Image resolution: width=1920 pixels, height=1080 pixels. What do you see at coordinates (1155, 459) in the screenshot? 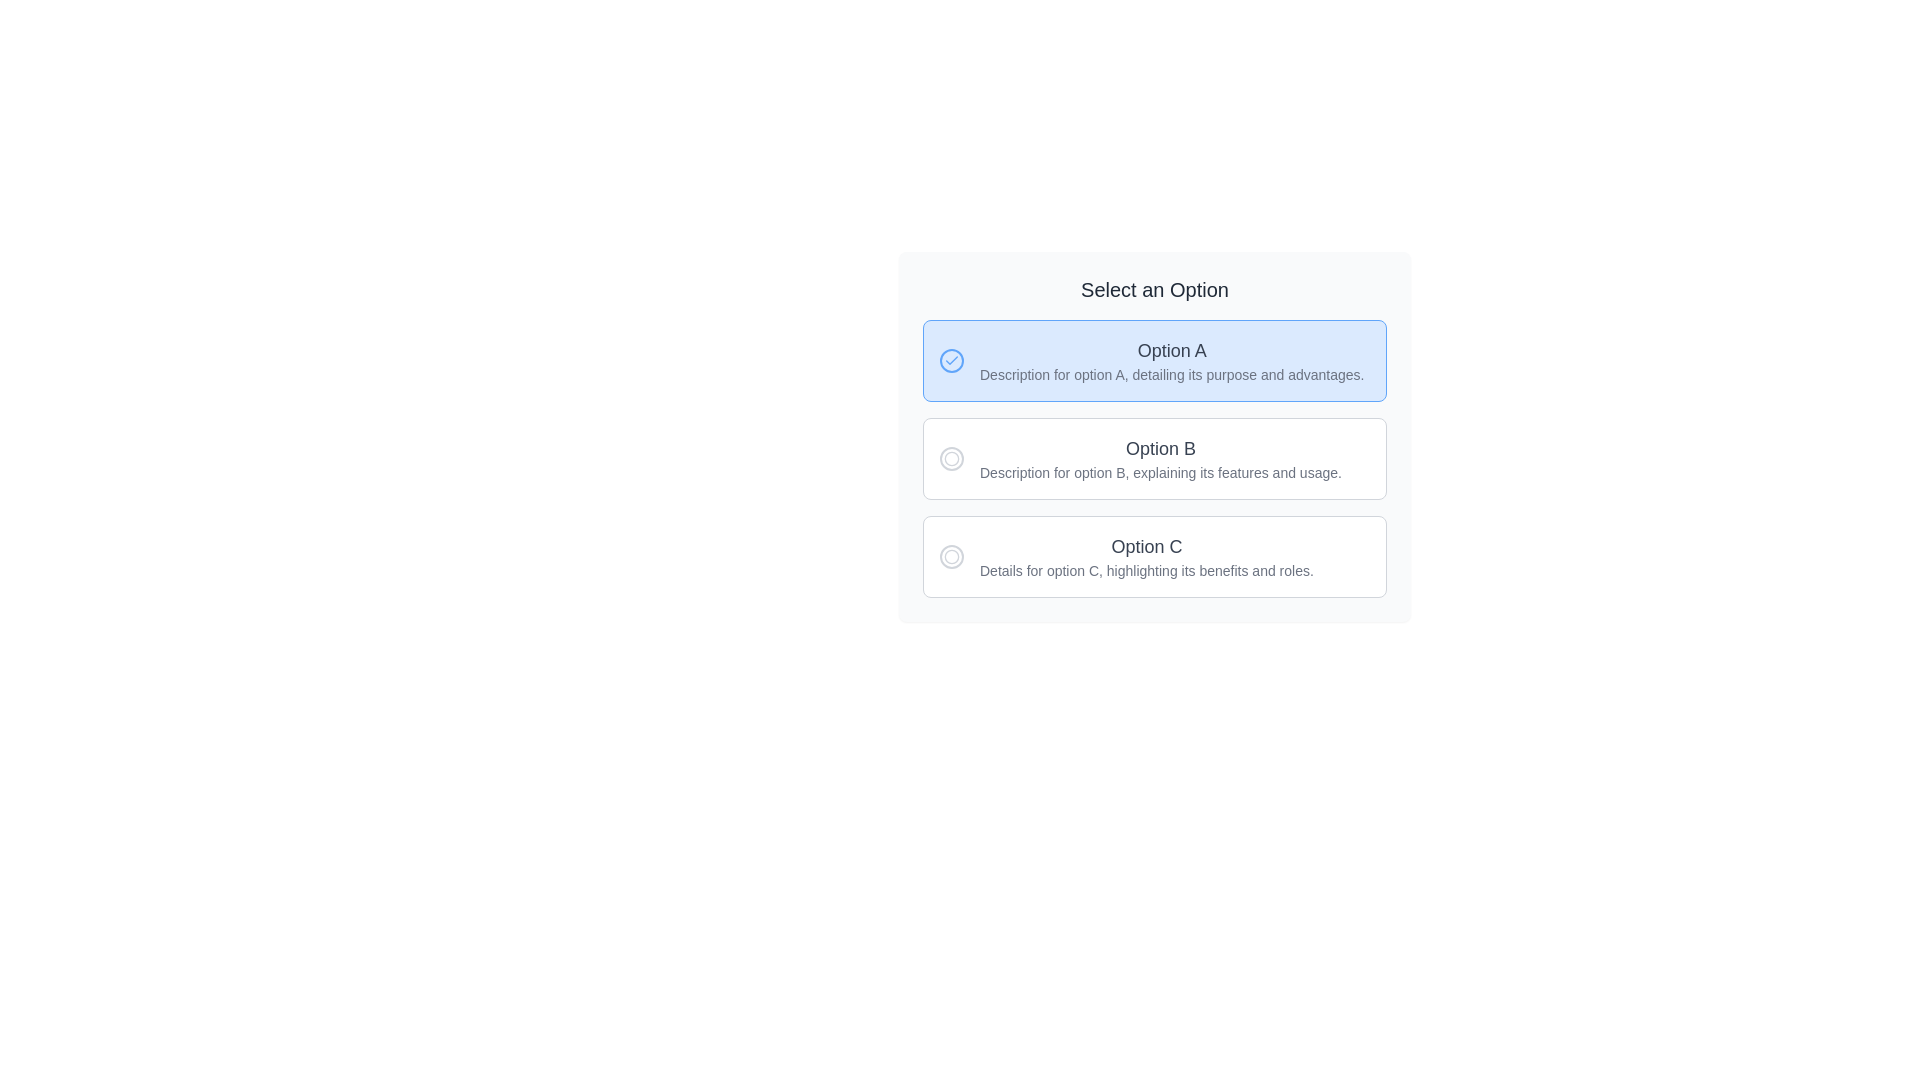
I see `the selectable option labeled 'Option B'` at bounding box center [1155, 459].